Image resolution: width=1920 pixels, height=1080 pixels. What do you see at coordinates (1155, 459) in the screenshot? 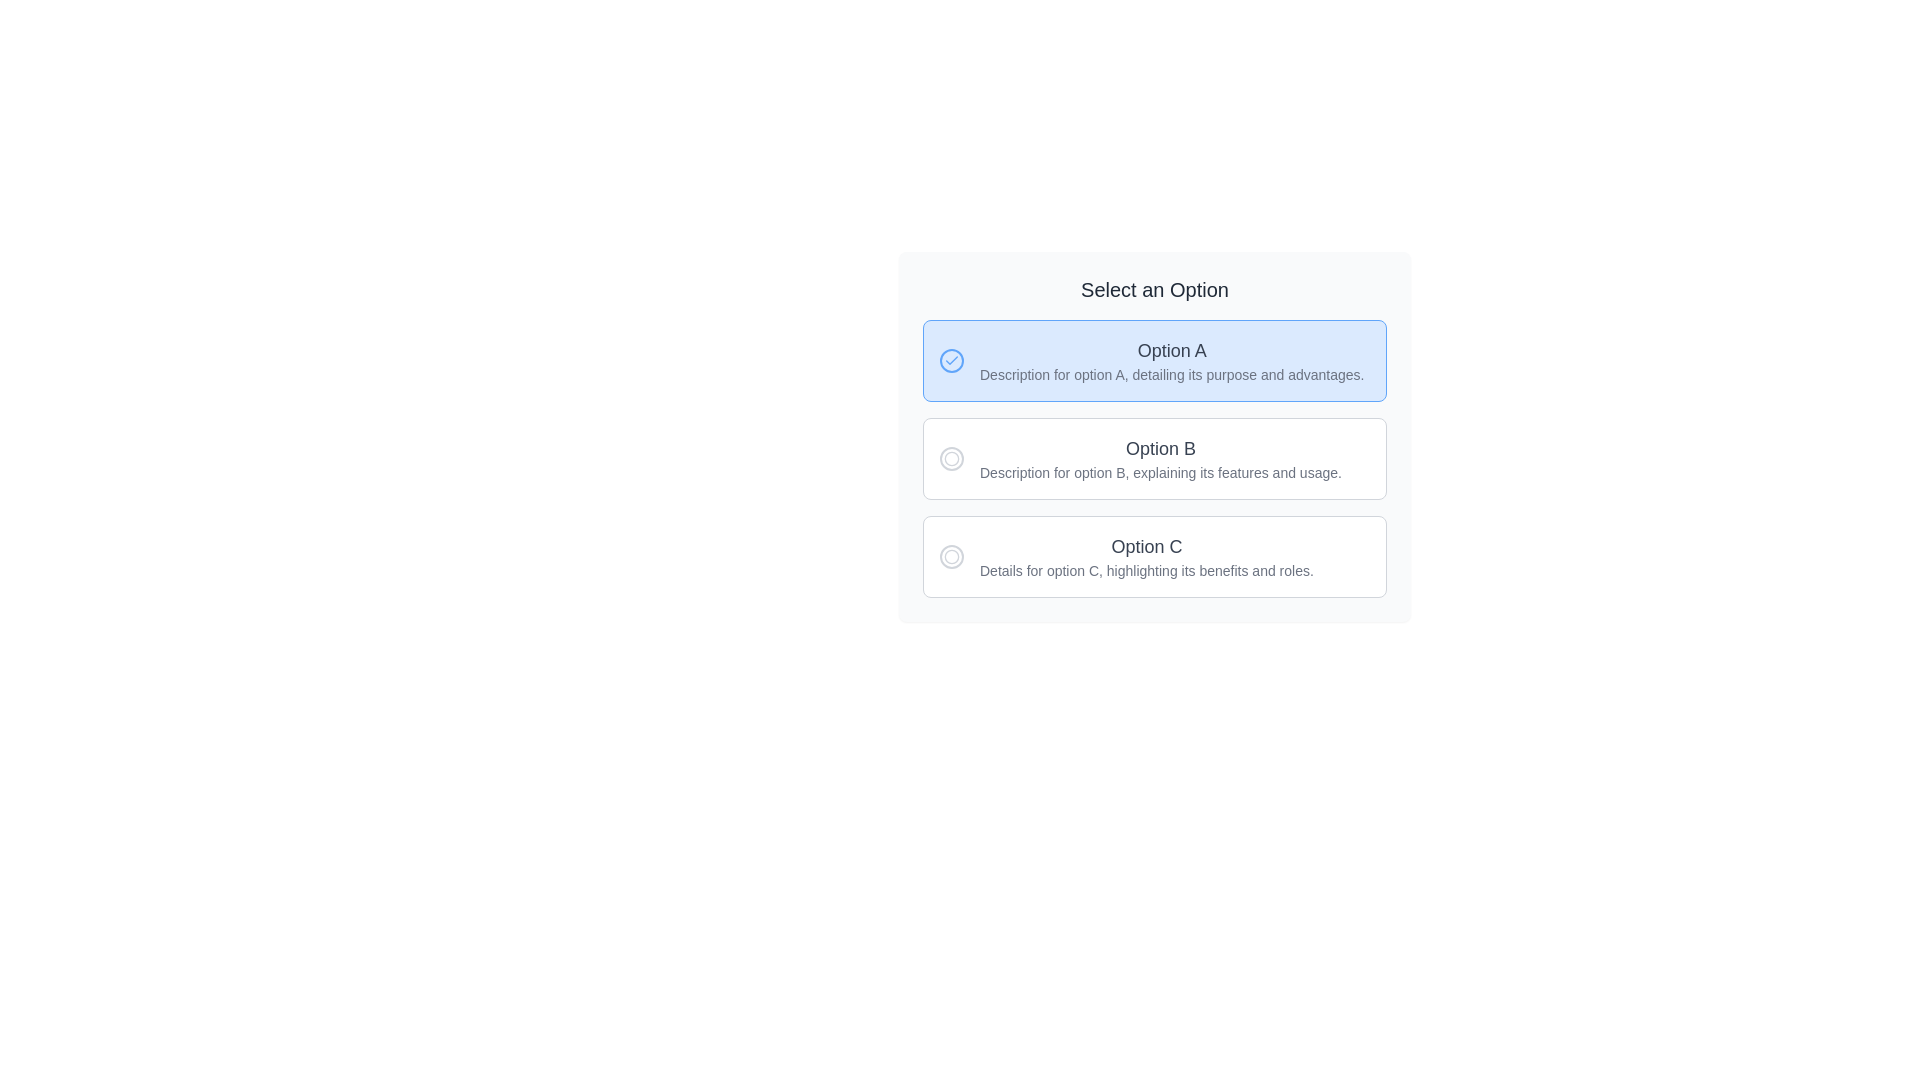
I see `the selectable option labeled 'Option B'` at bounding box center [1155, 459].